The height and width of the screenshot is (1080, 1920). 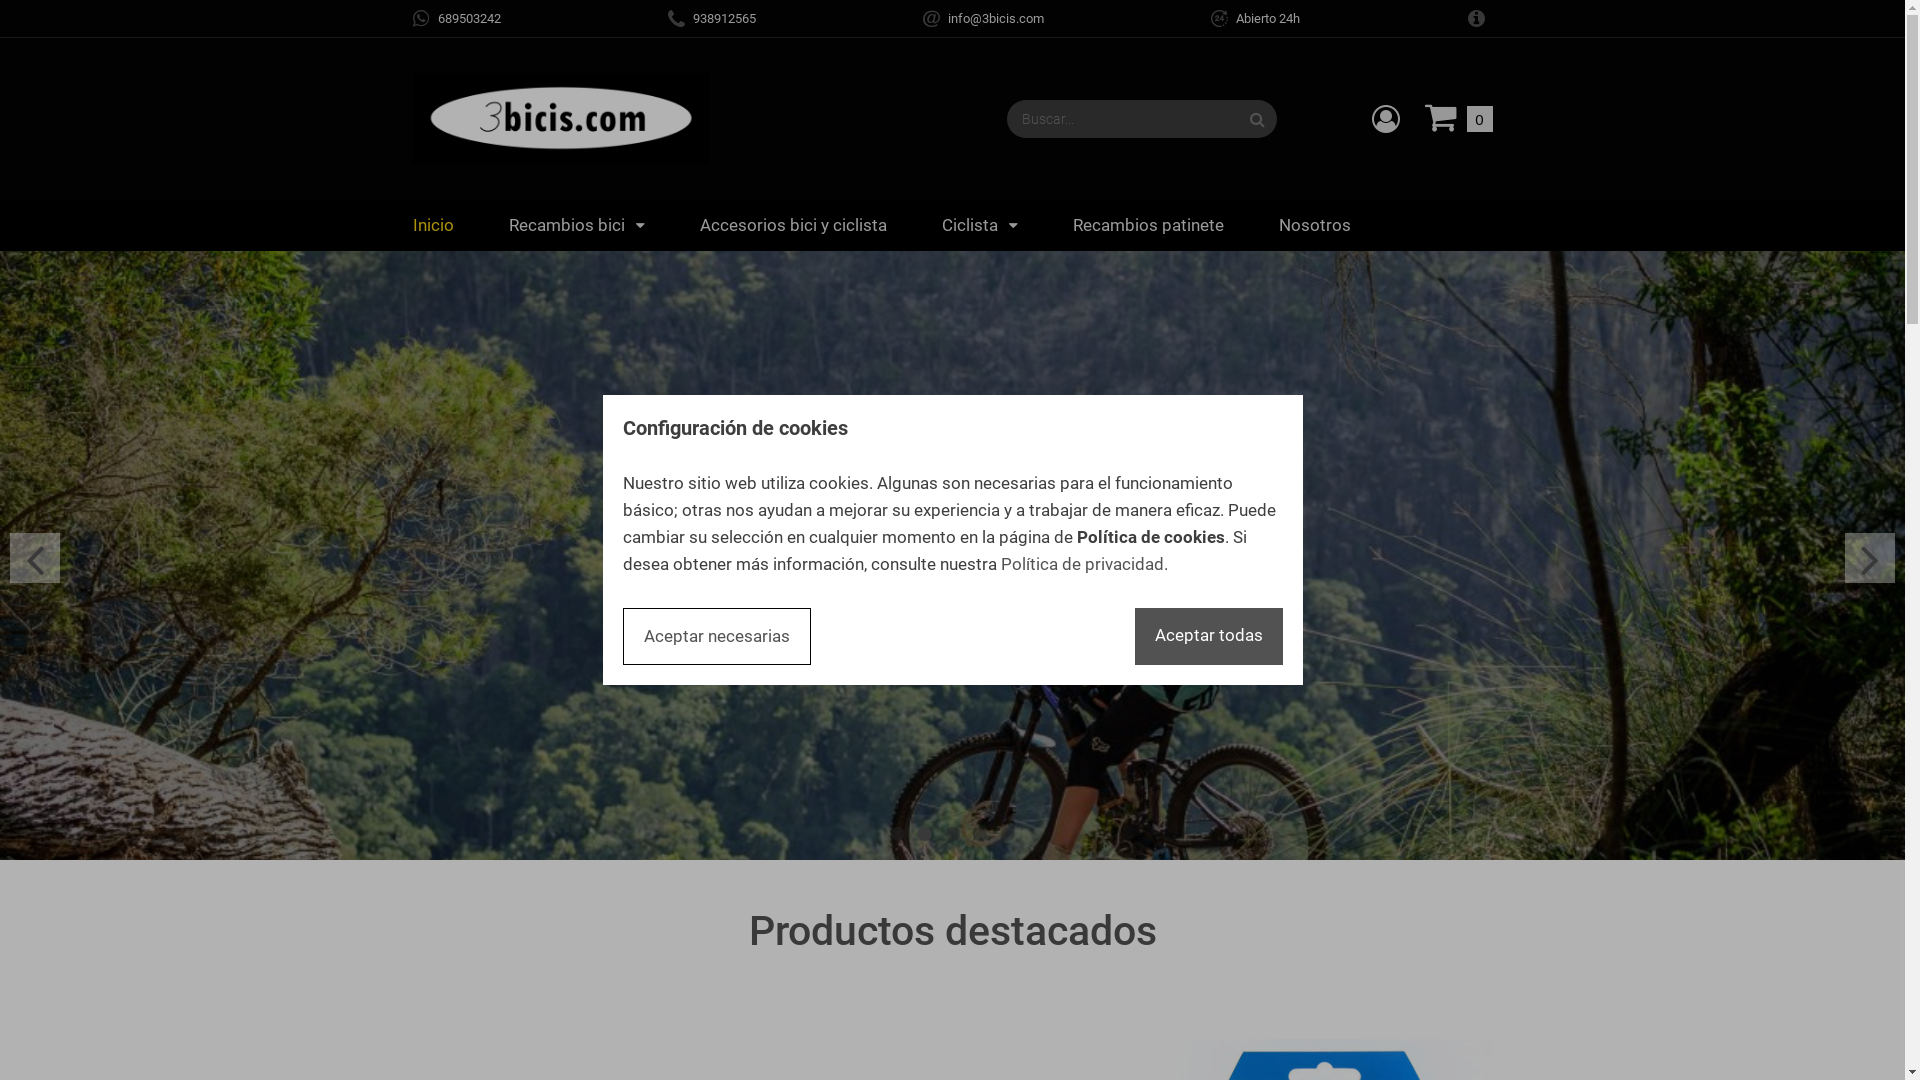 What do you see at coordinates (979, 224) in the screenshot?
I see `'Ciclista'` at bounding box center [979, 224].